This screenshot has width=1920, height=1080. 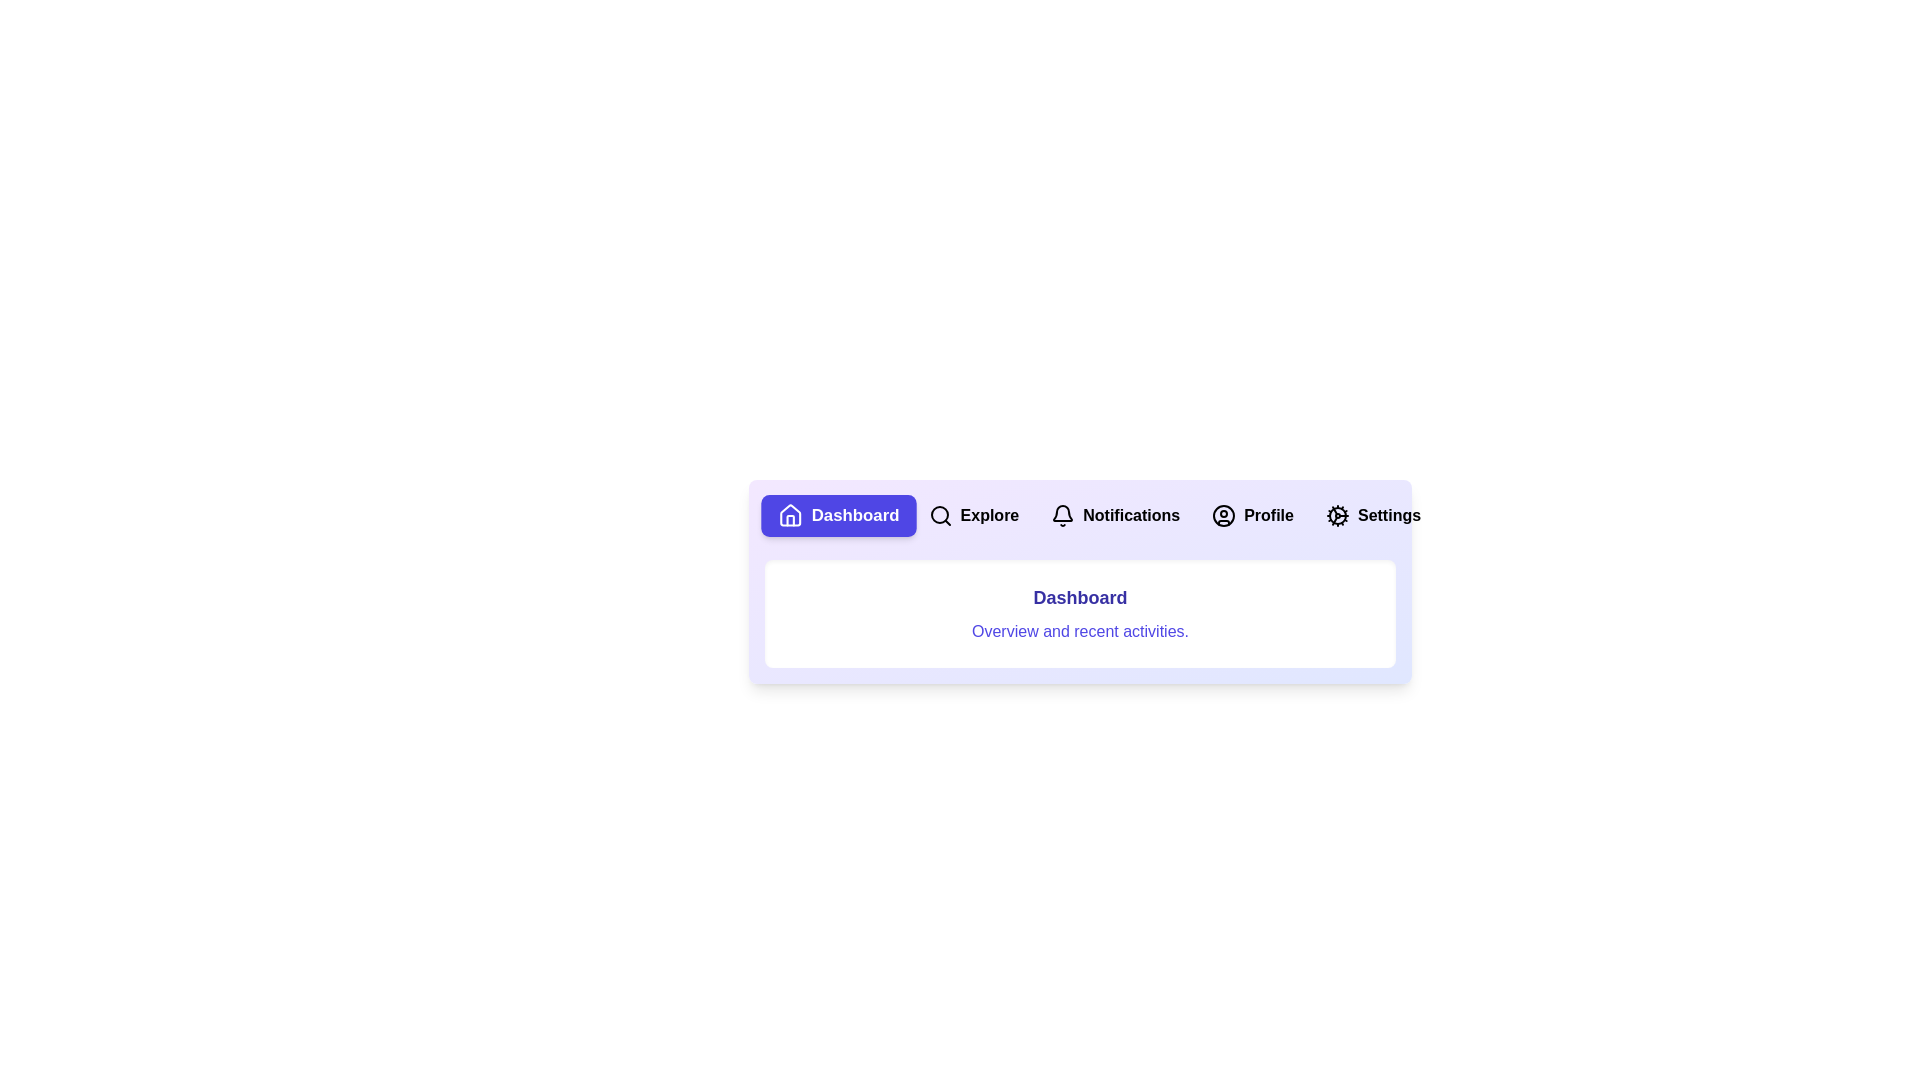 I want to click on the icon of the tab labeled Dashboard, so click(x=789, y=515).